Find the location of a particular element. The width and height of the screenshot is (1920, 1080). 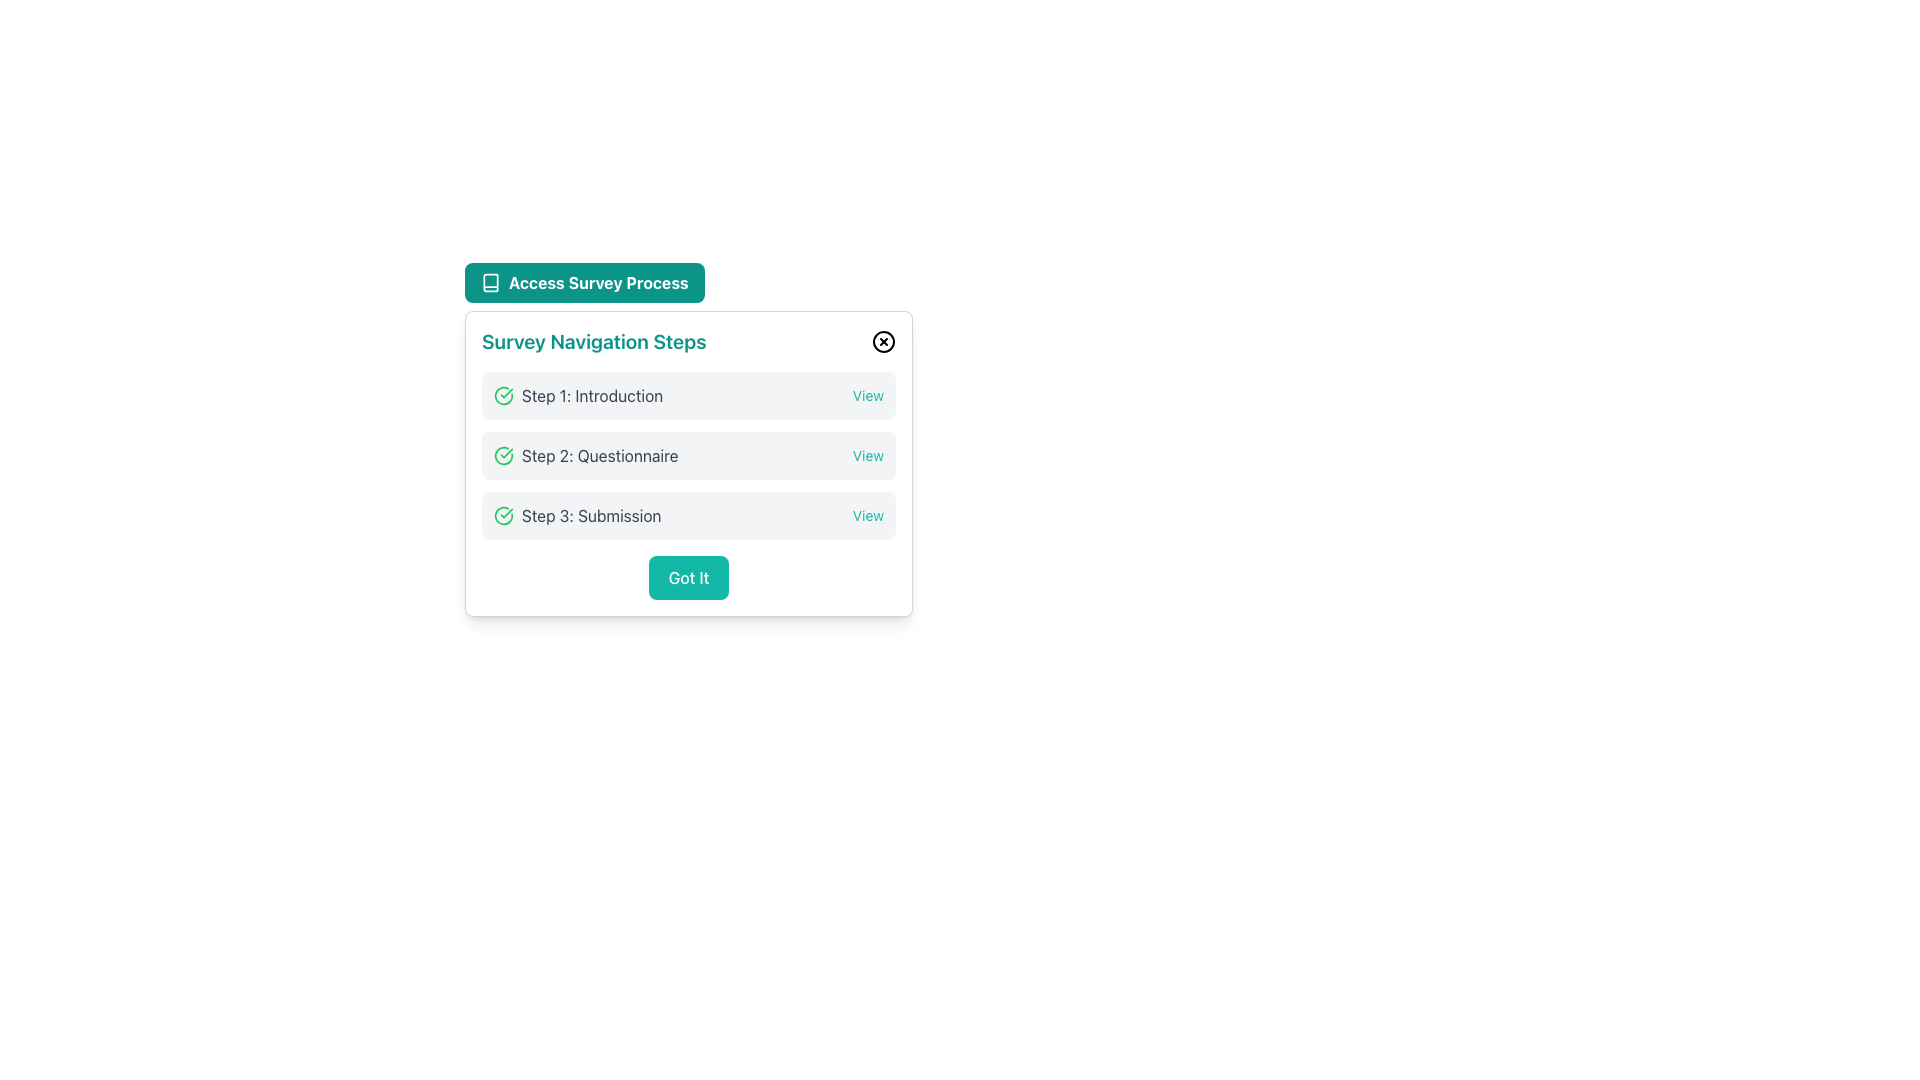

text label indicating the second step in the survey process, which is positioned below 'Step 1: Introduction' and above 'Step 3: Submission' in the 'Survey Navigation Steps' list is located at coordinates (599, 455).